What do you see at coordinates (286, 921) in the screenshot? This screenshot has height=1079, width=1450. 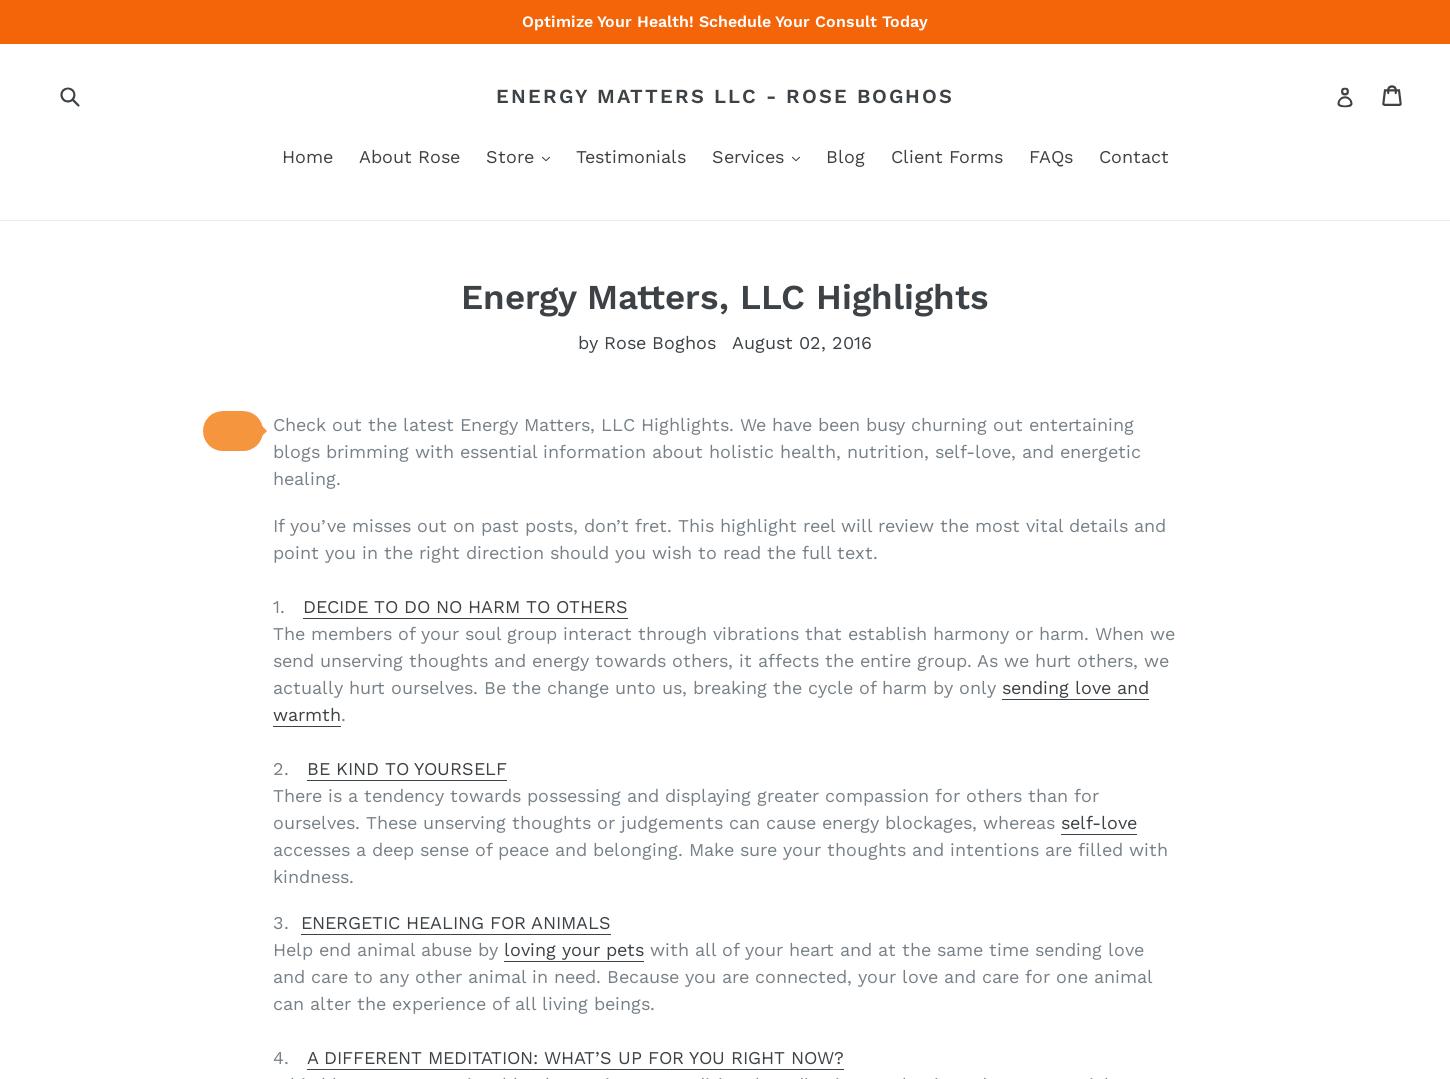 I see `'3.'` at bounding box center [286, 921].